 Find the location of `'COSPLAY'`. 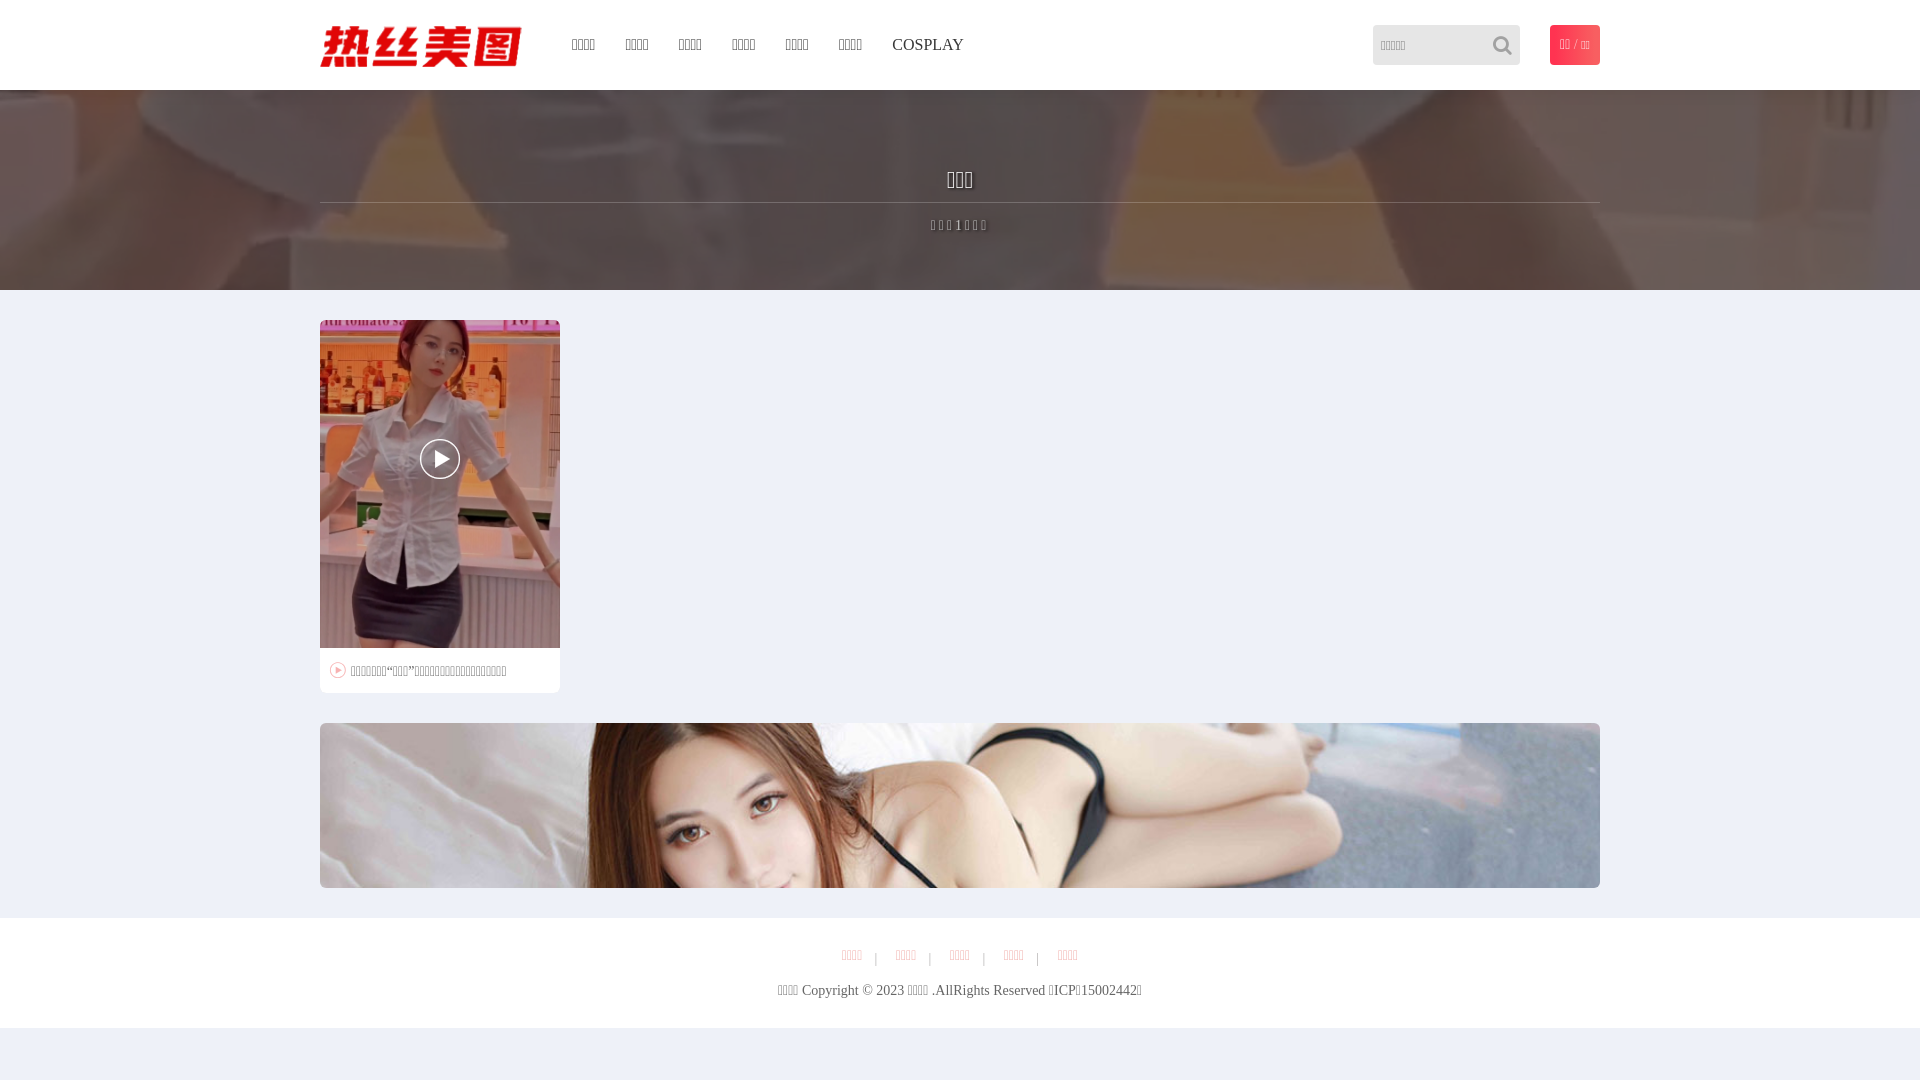

'COSPLAY' is located at coordinates (926, 45).